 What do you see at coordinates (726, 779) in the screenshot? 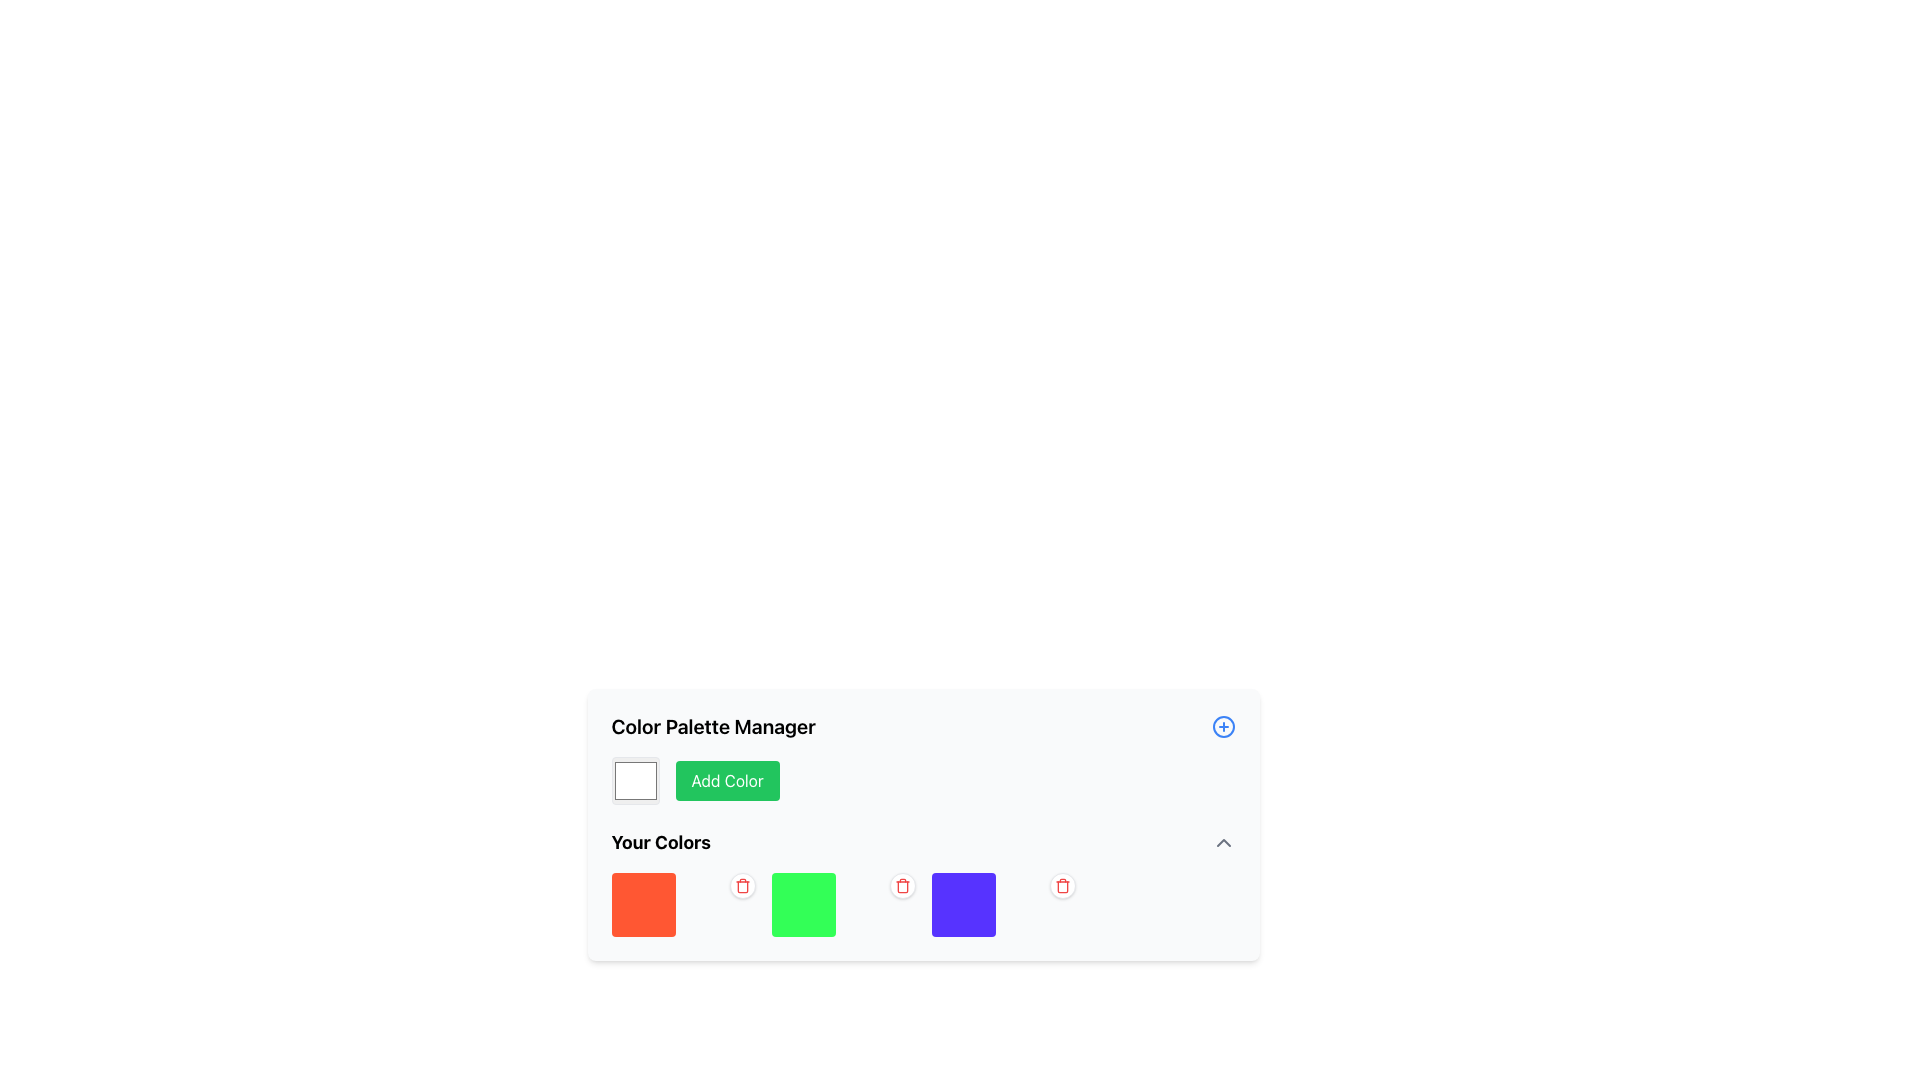
I see `the button that adds a new color to the palette, located to the right of the square color picker in the 'Color Palette Manager' section` at bounding box center [726, 779].